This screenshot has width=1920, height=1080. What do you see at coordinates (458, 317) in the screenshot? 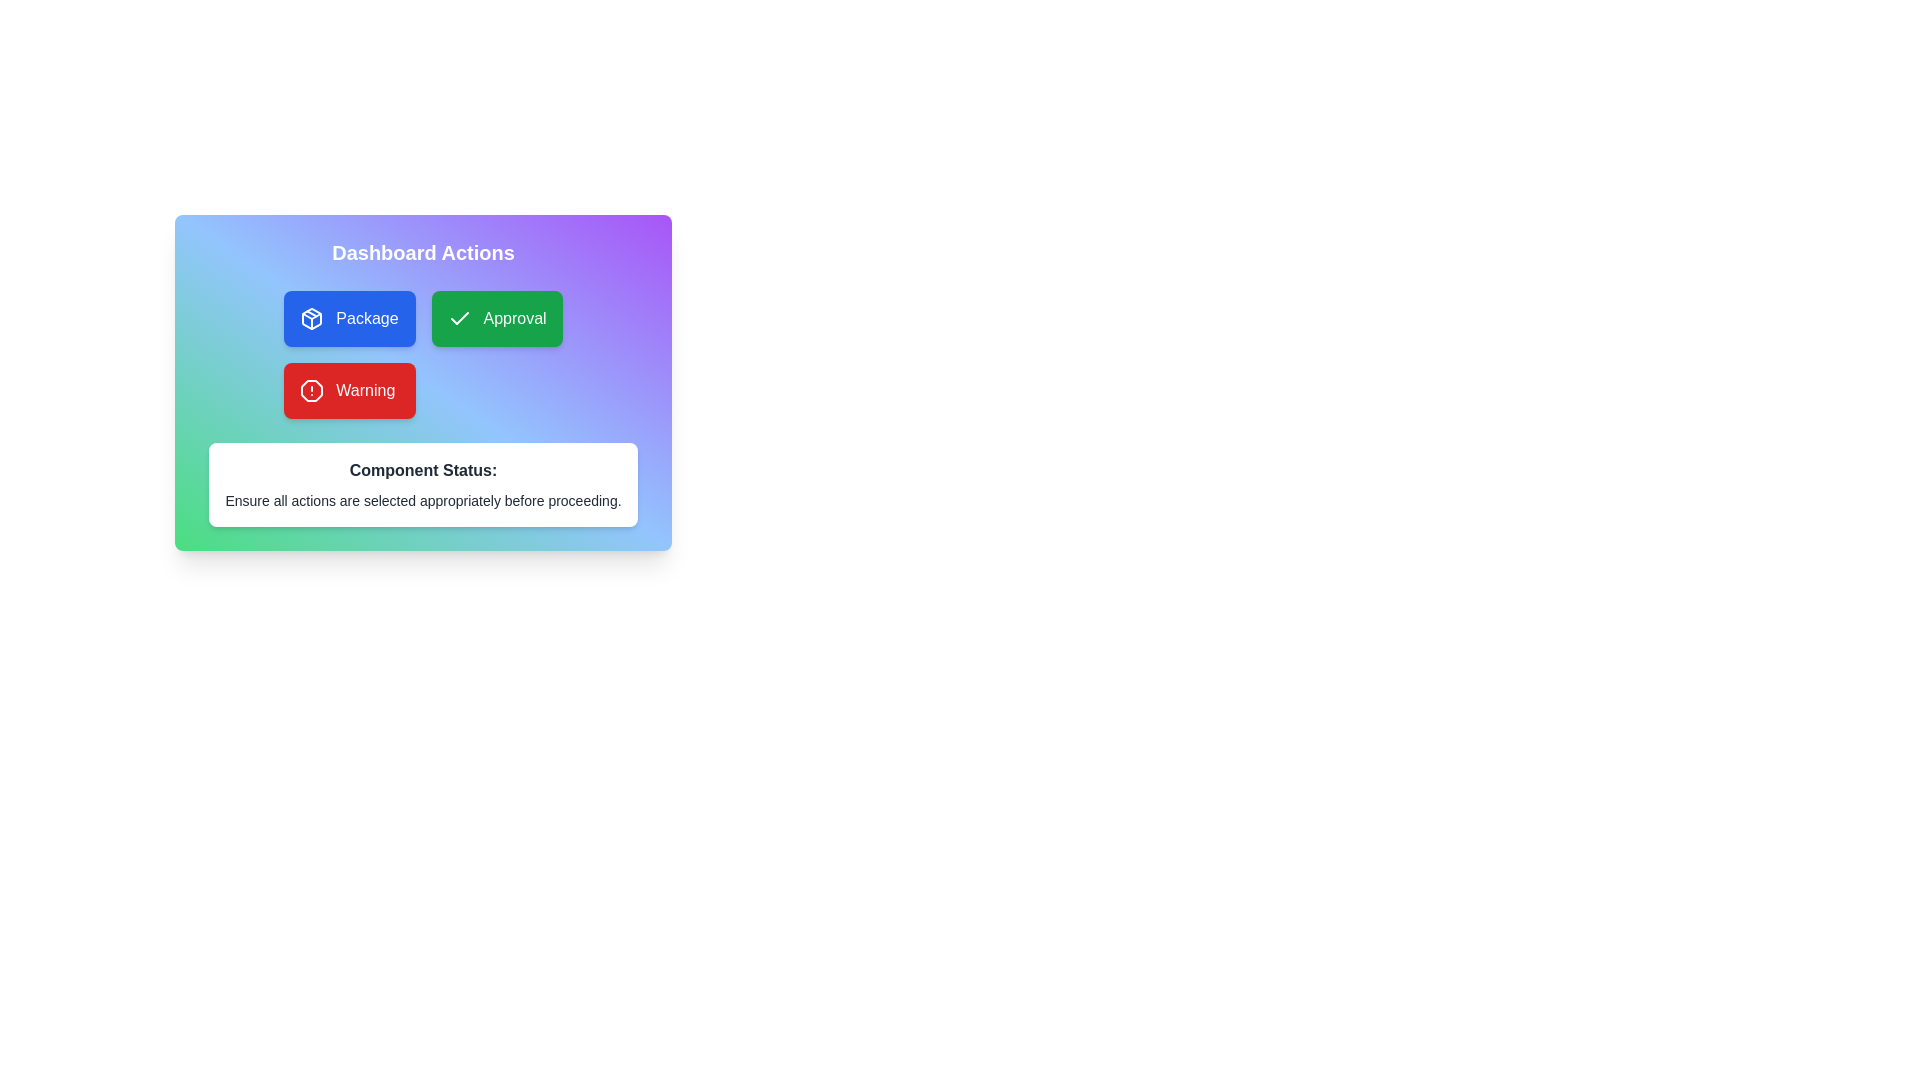
I see `the SVG graphic of a checkmark within the green 'Approval' button, which indicates approval or a completed status, located in the top-right of the 'Dashboard Actions' grid` at bounding box center [458, 317].